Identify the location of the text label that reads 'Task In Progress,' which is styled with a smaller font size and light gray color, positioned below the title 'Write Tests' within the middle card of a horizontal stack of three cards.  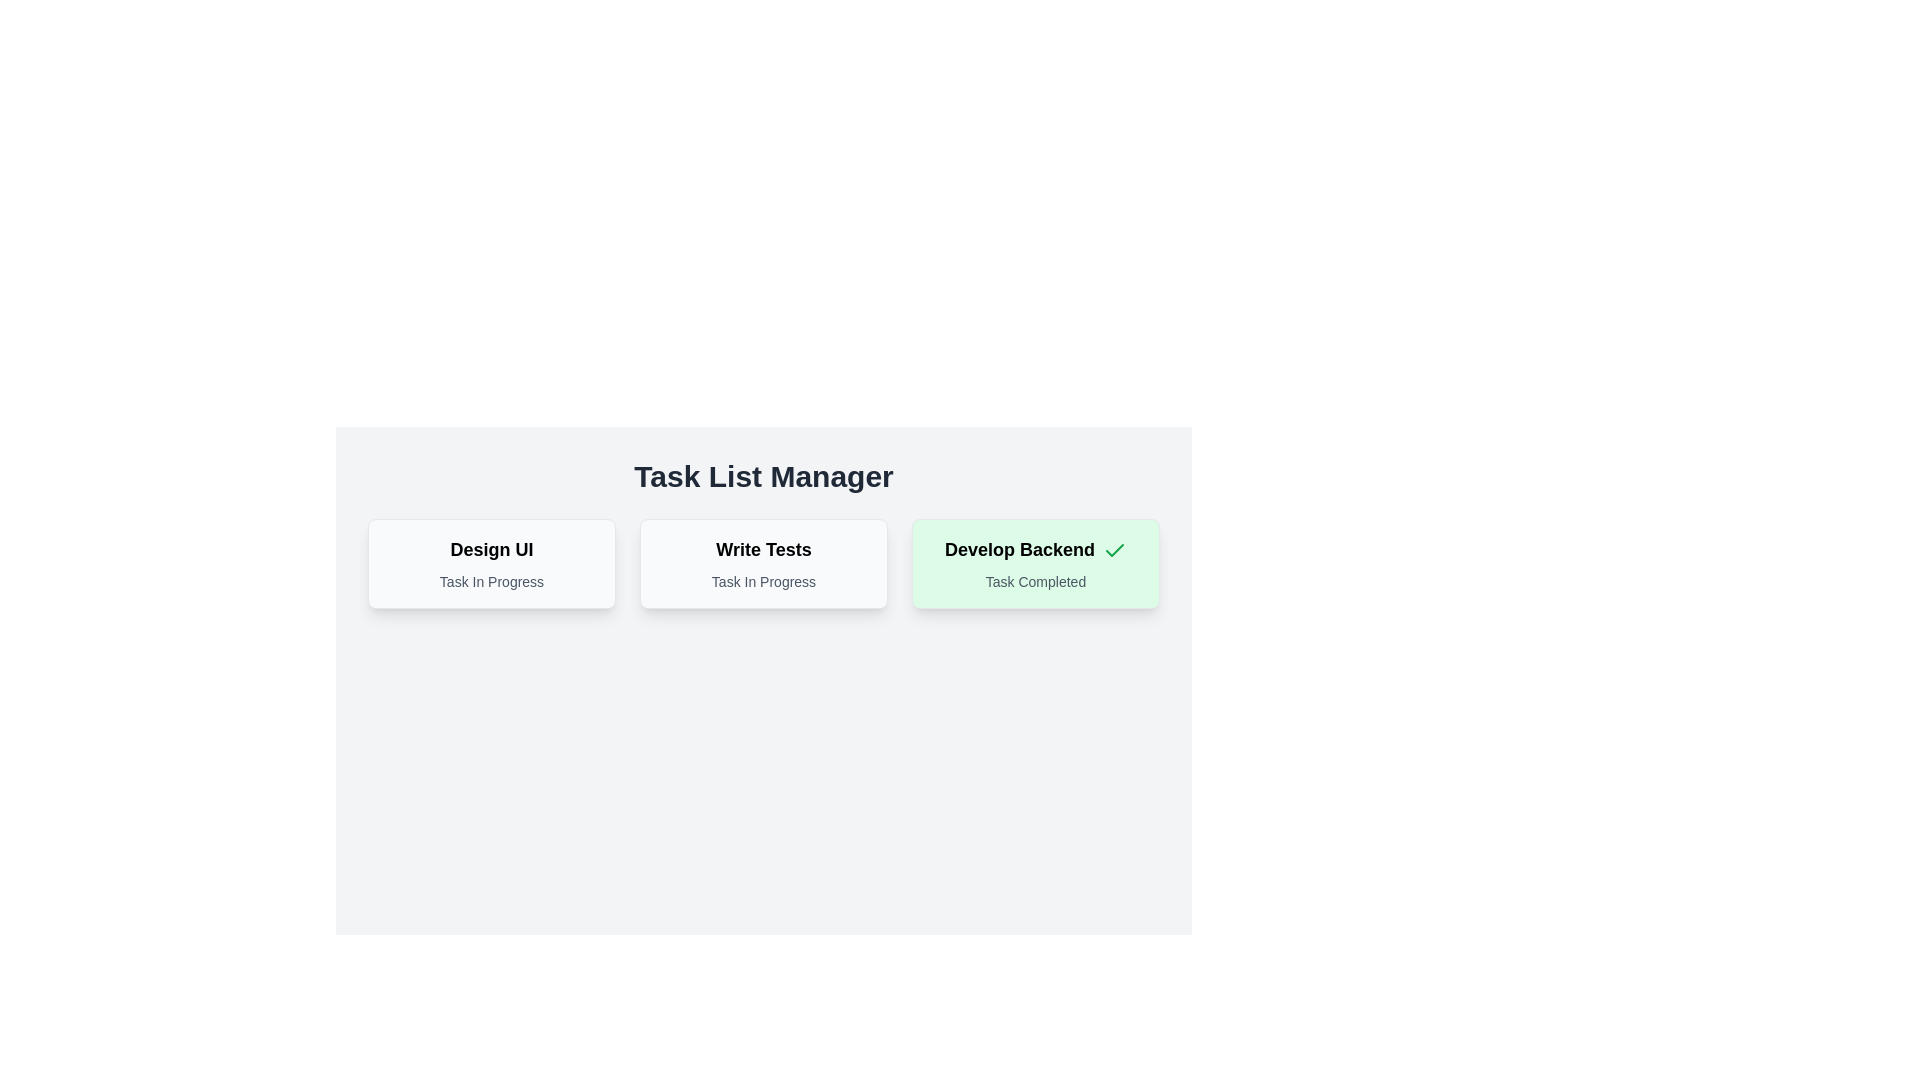
(762, 582).